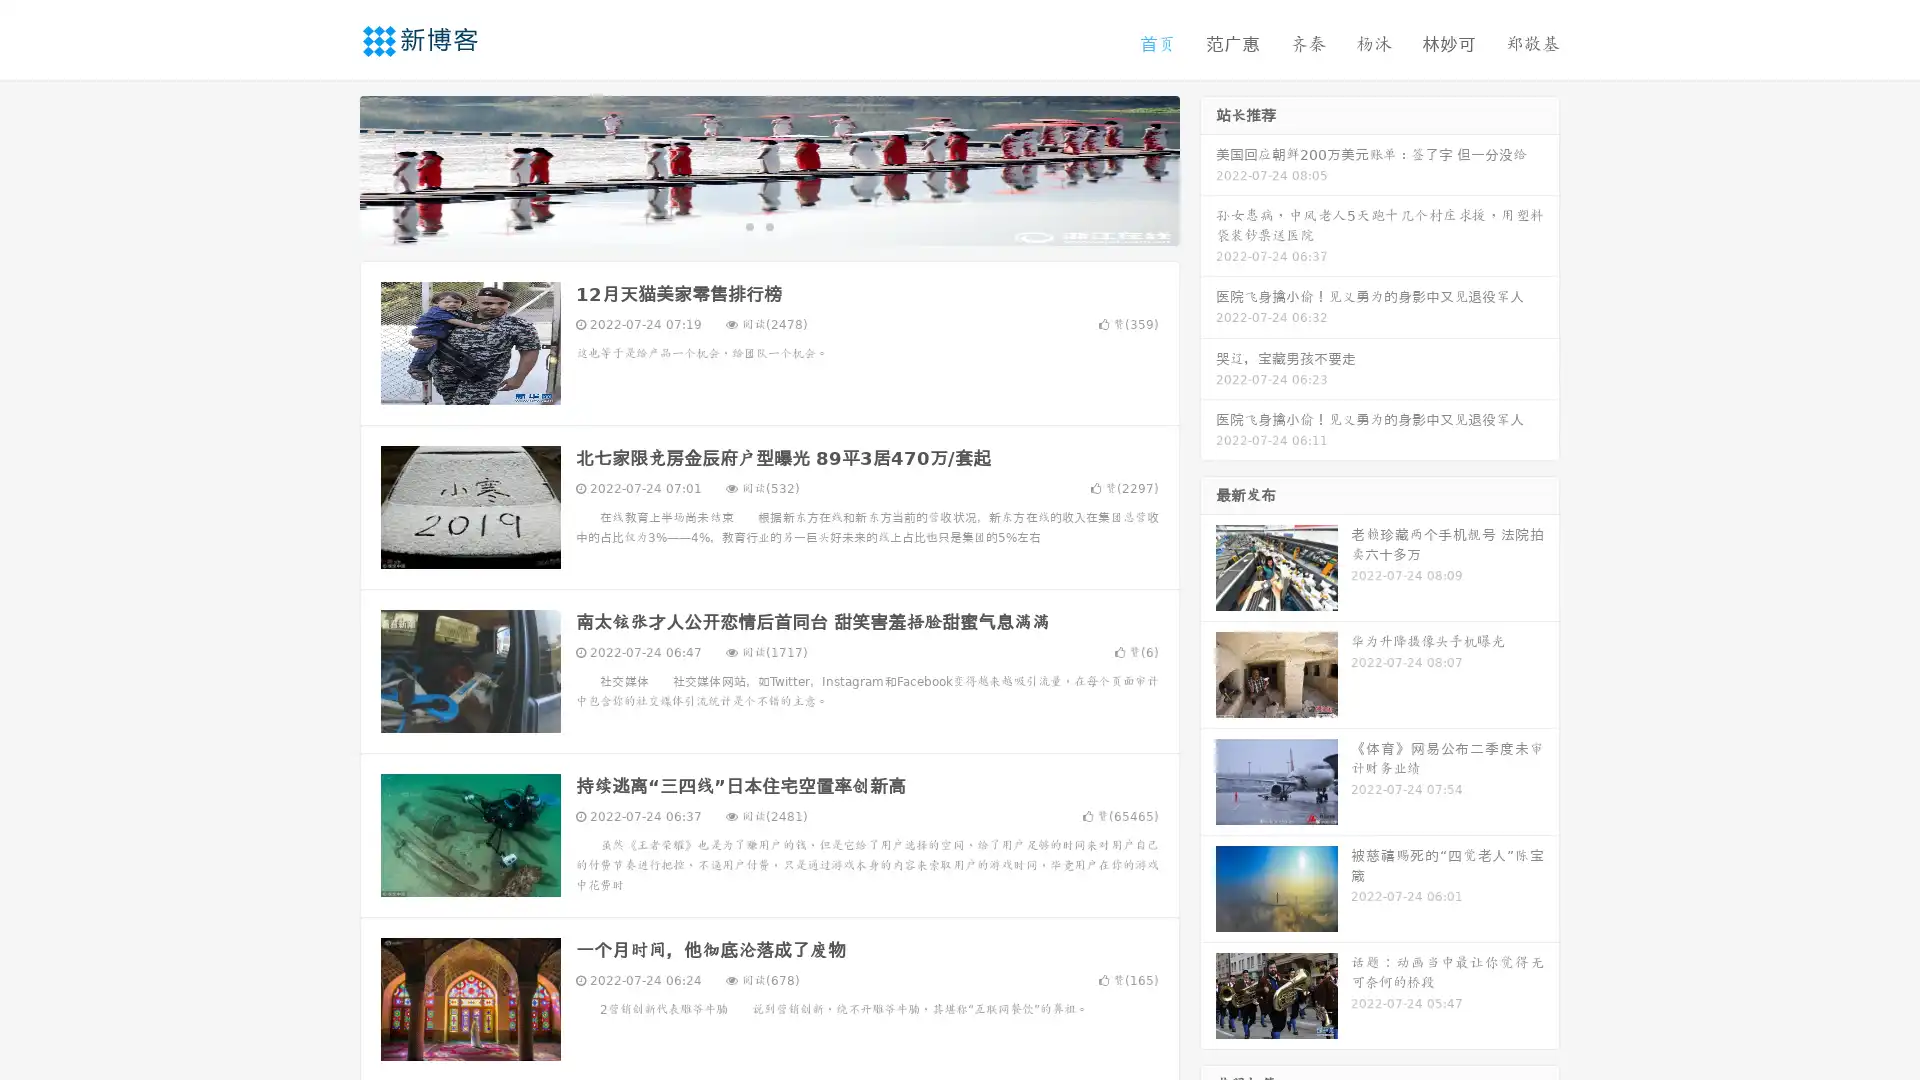 The width and height of the screenshot is (1920, 1080). What do you see at coordinates (330, 168) in the screenshot?
I see `Previous slide` at bounding box center [330, 168].